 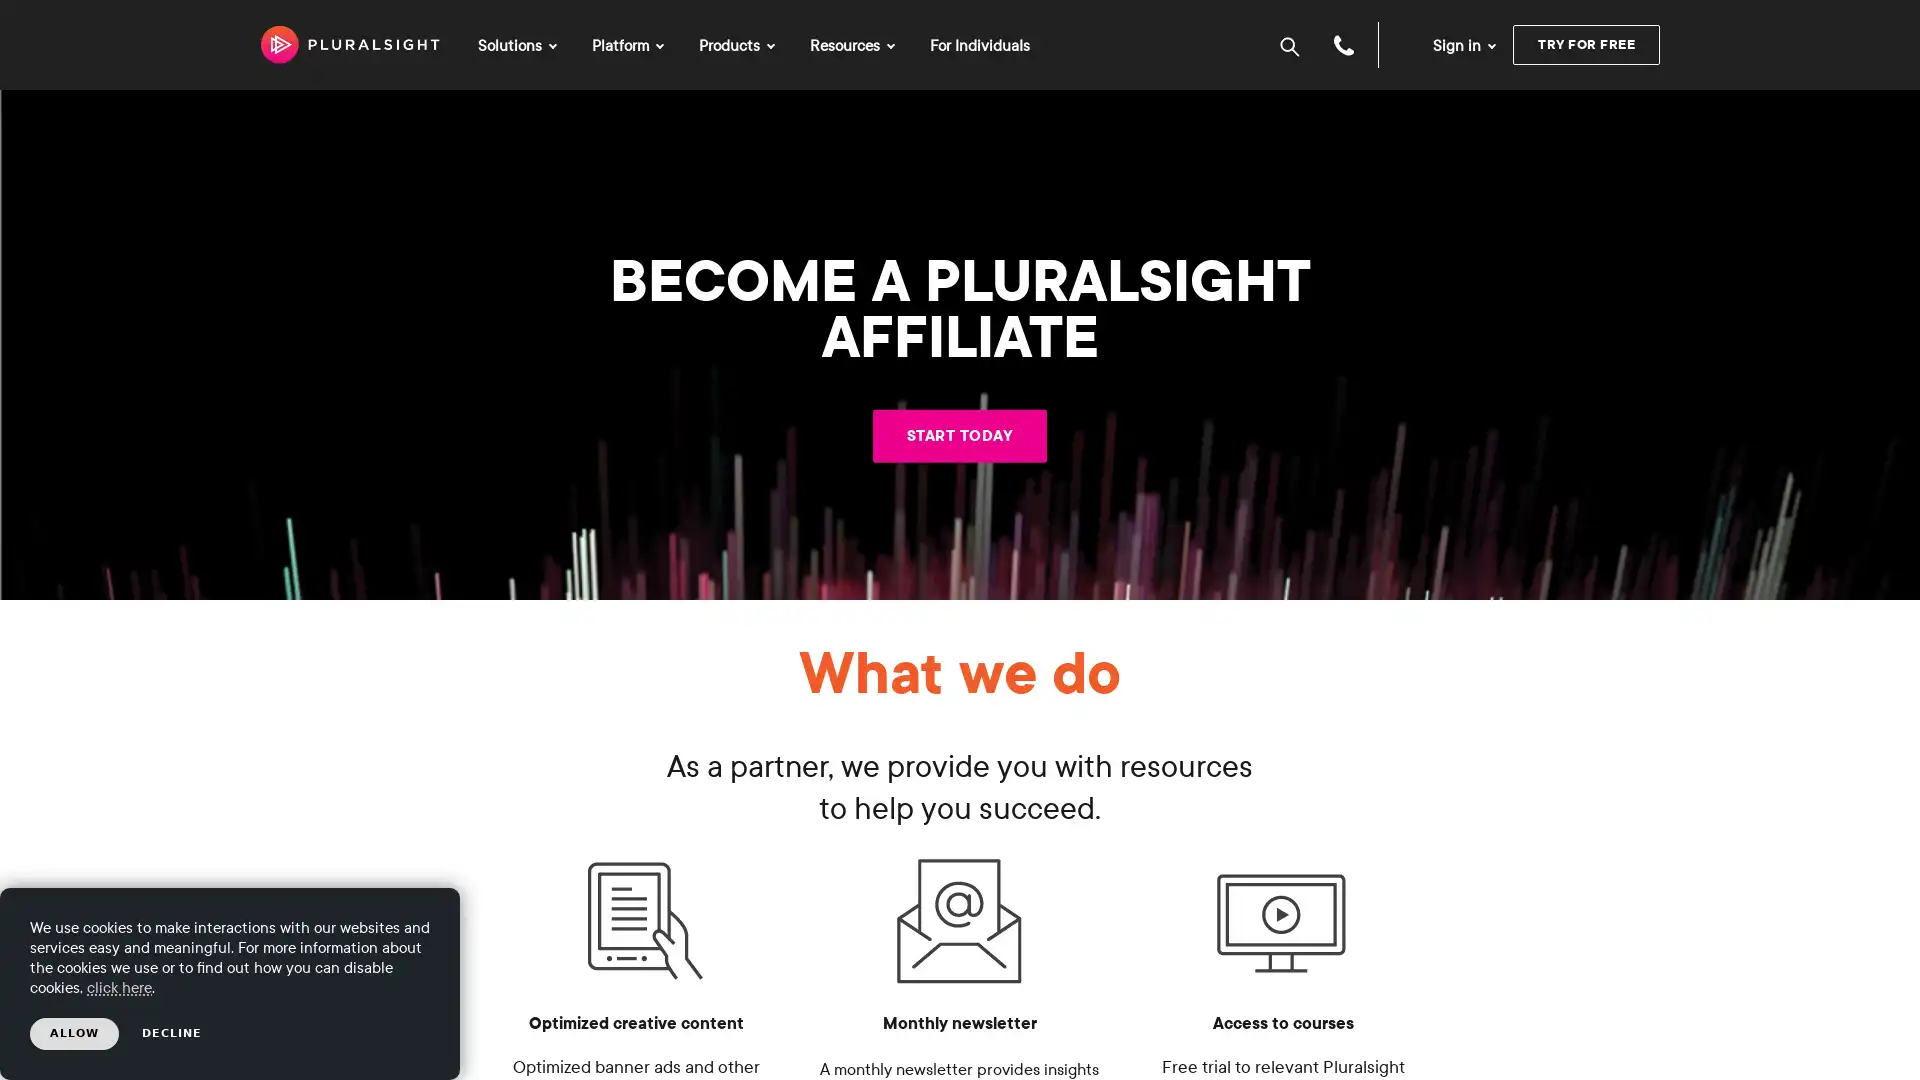 I want to click on DECLINE, so click(x=172, y=1033).